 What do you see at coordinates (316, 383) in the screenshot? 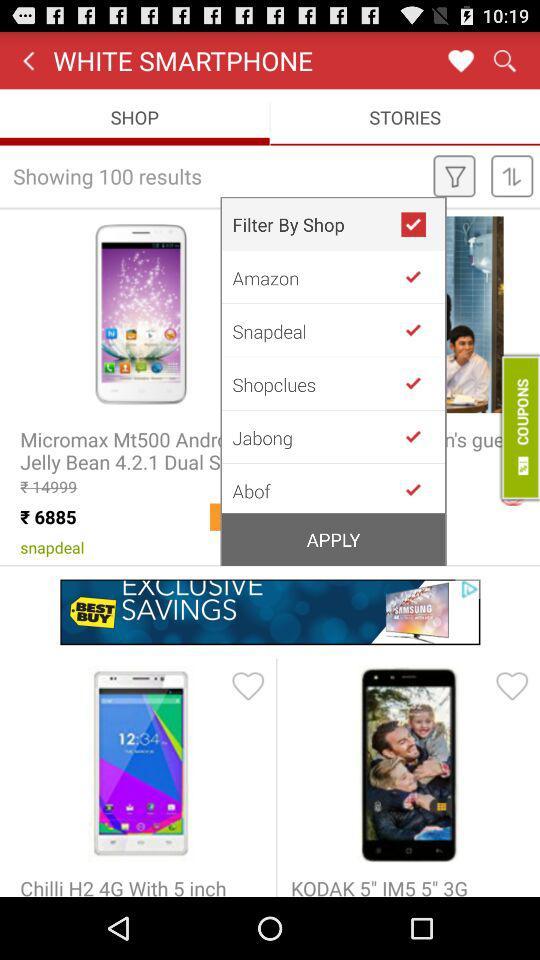
I see `the shopclues item` at bounding box center [316, 383].